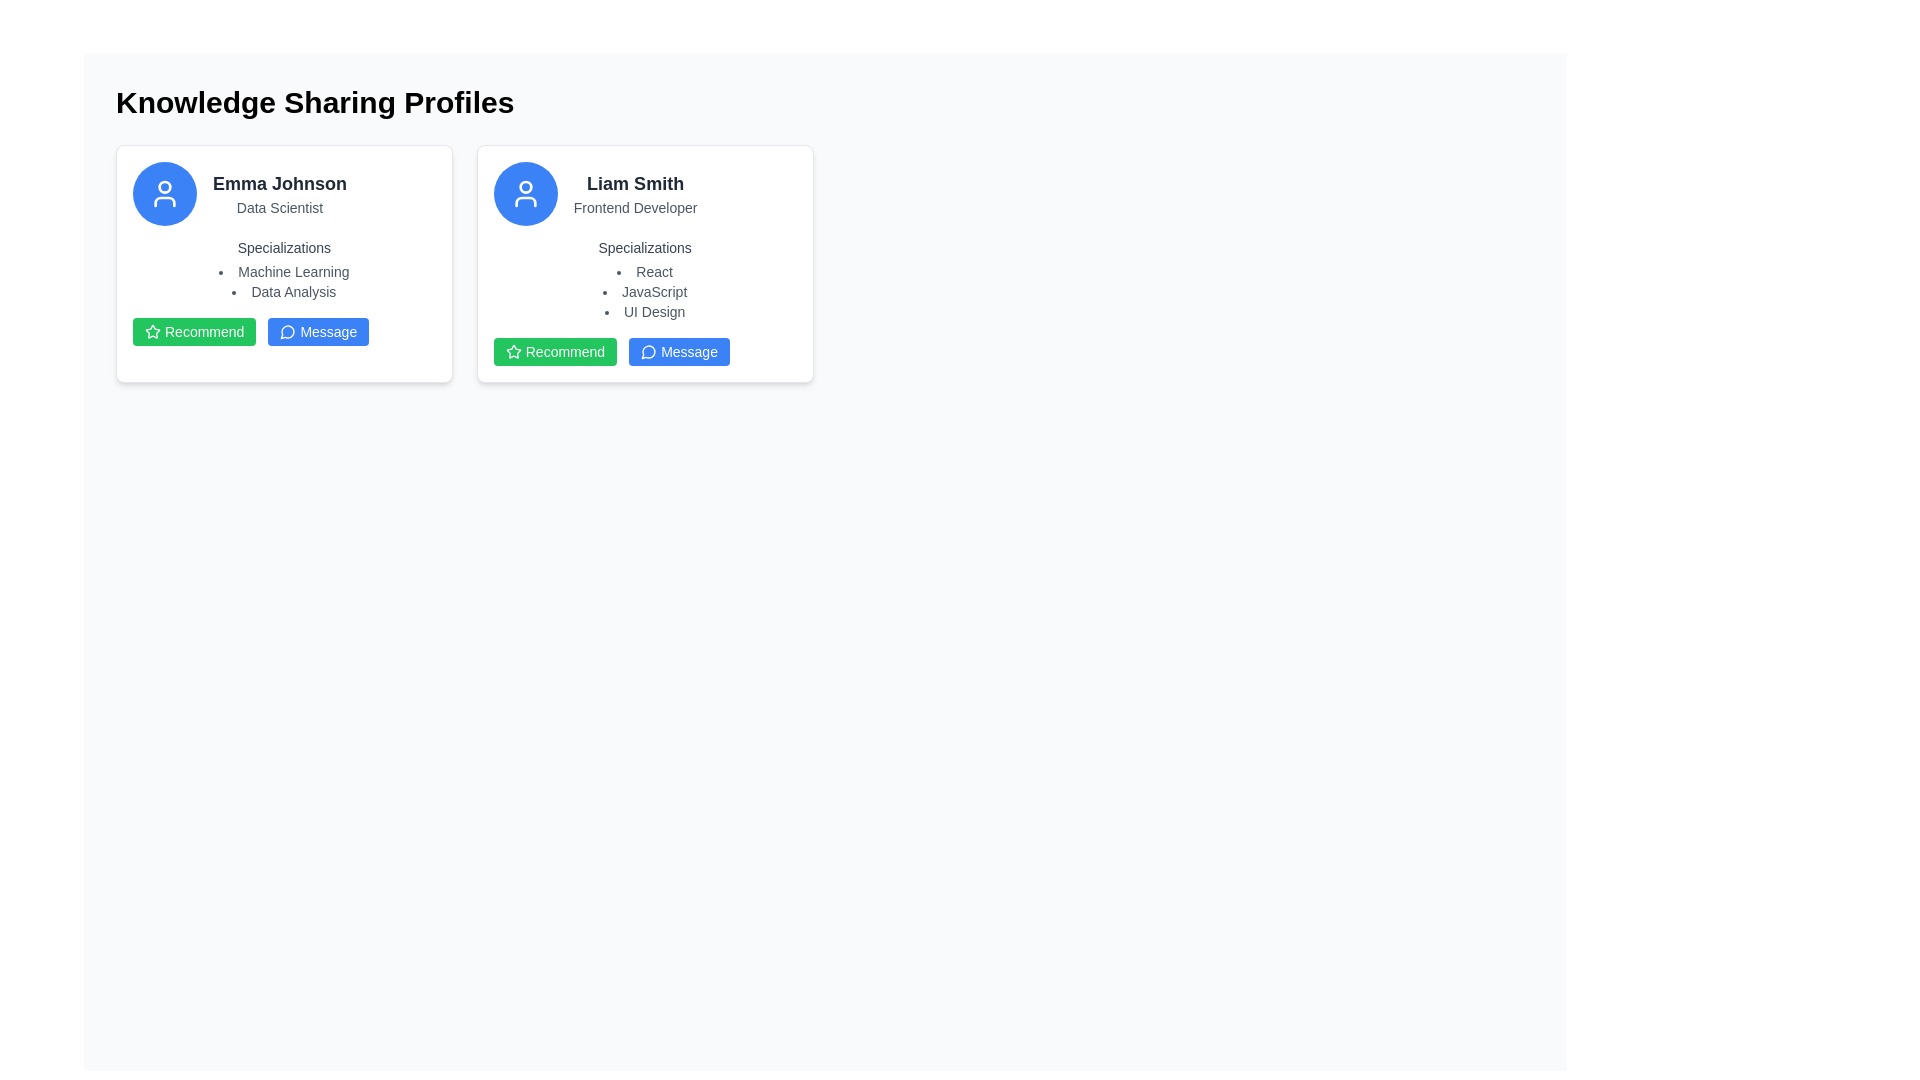 This screenshot has height=1080, width=1920. What do you see at coordinates (644, 193) in the screenshot?
I see `textual information in the Profile summary section of the second profile card, which displays a blue circular icon with a user silhouette and the name 'Liam Smith' alongside the job title 'Frontend Developer.'` at bounding box center [644, 193].